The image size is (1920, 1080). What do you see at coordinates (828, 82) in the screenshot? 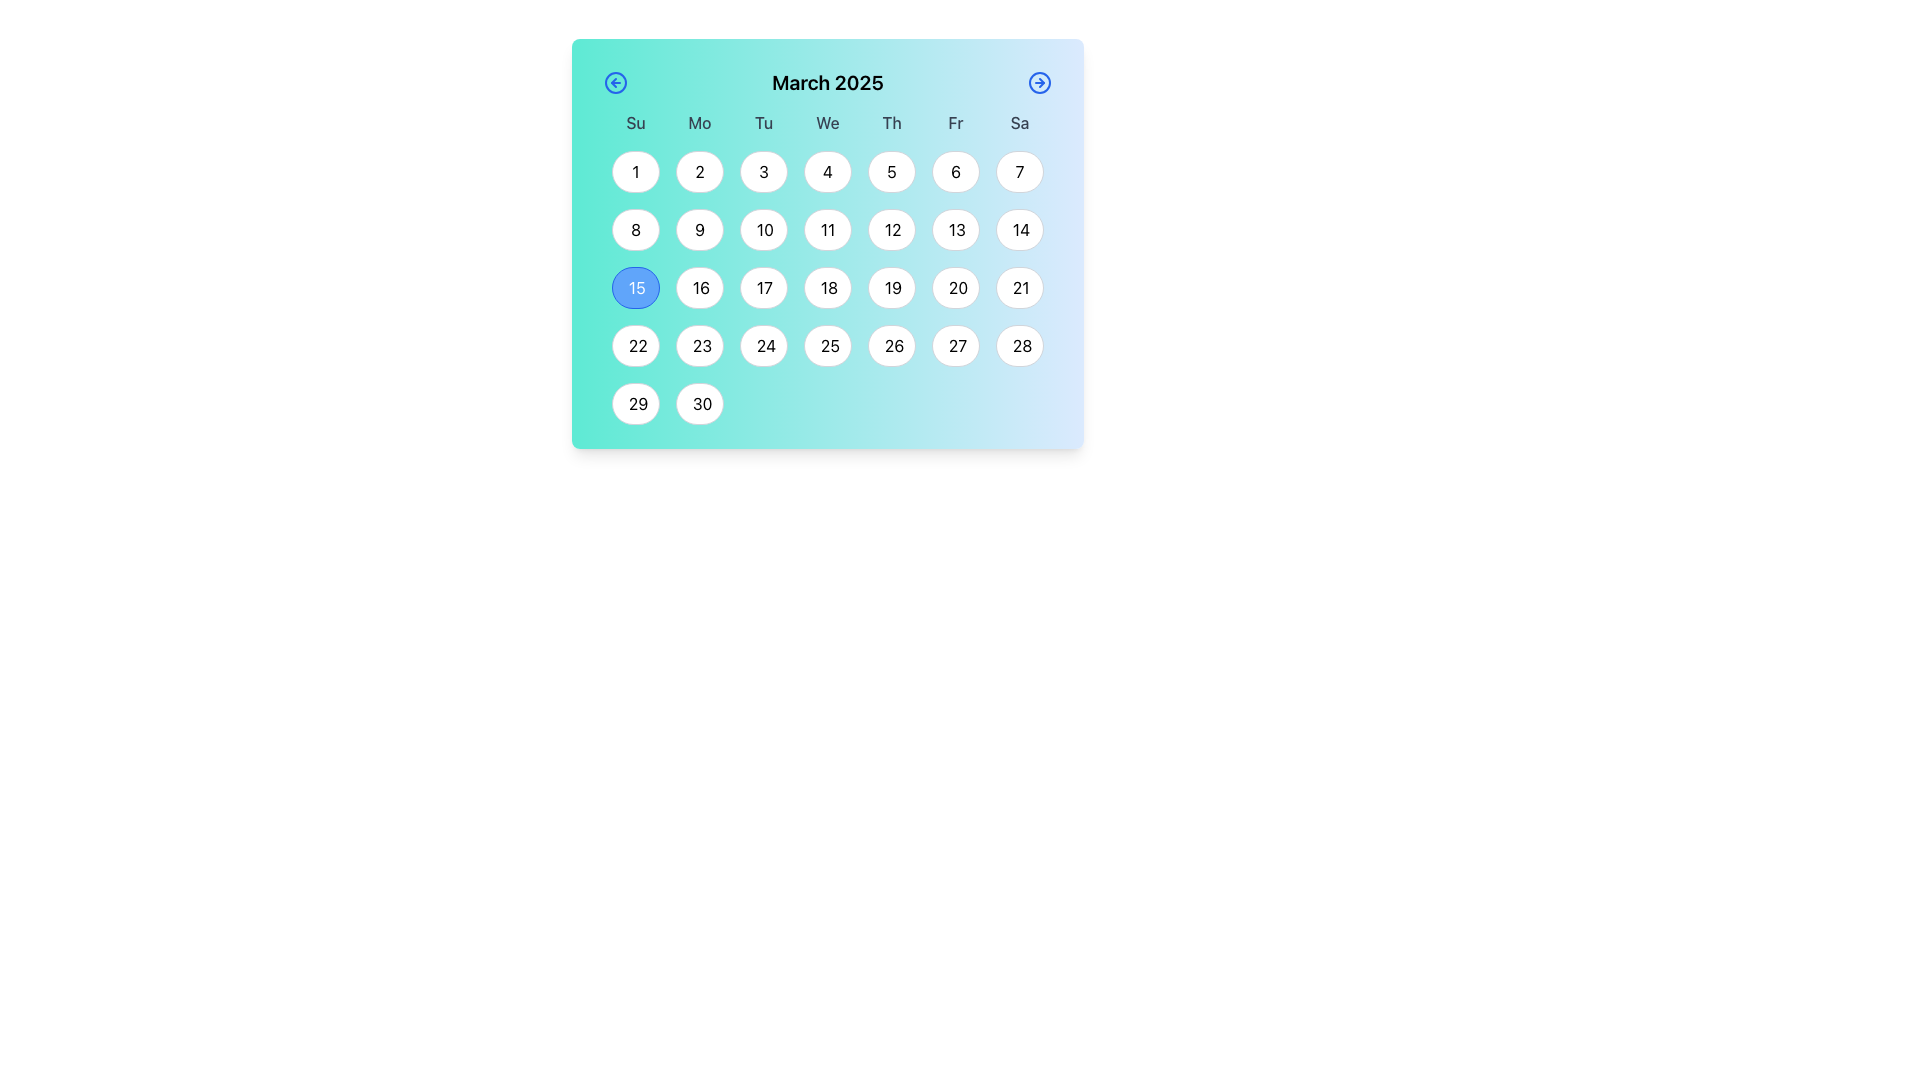
I see `the text label displaying 'March 2025', which serves as the title of the calendar interface, located at the top-center above the grid of days` at bounding box center [828, 82].